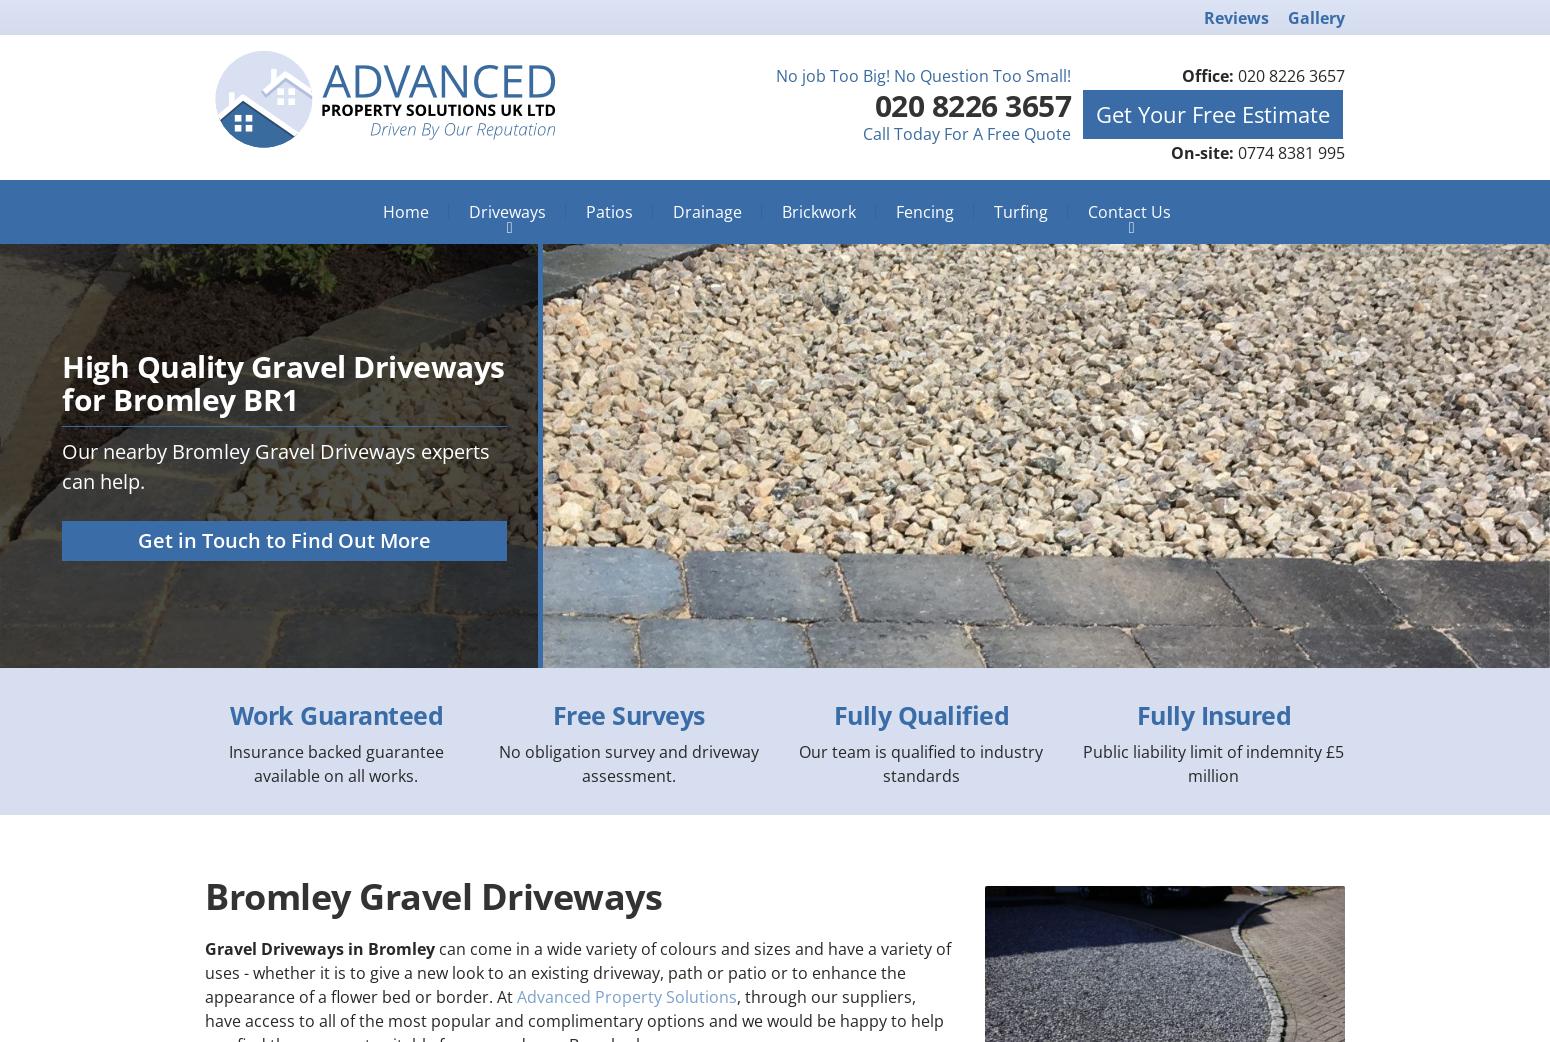 This screenshot has height=1042, width=1550. I want to click on 'Our team is qualified to industry standards', so click(921, 762).